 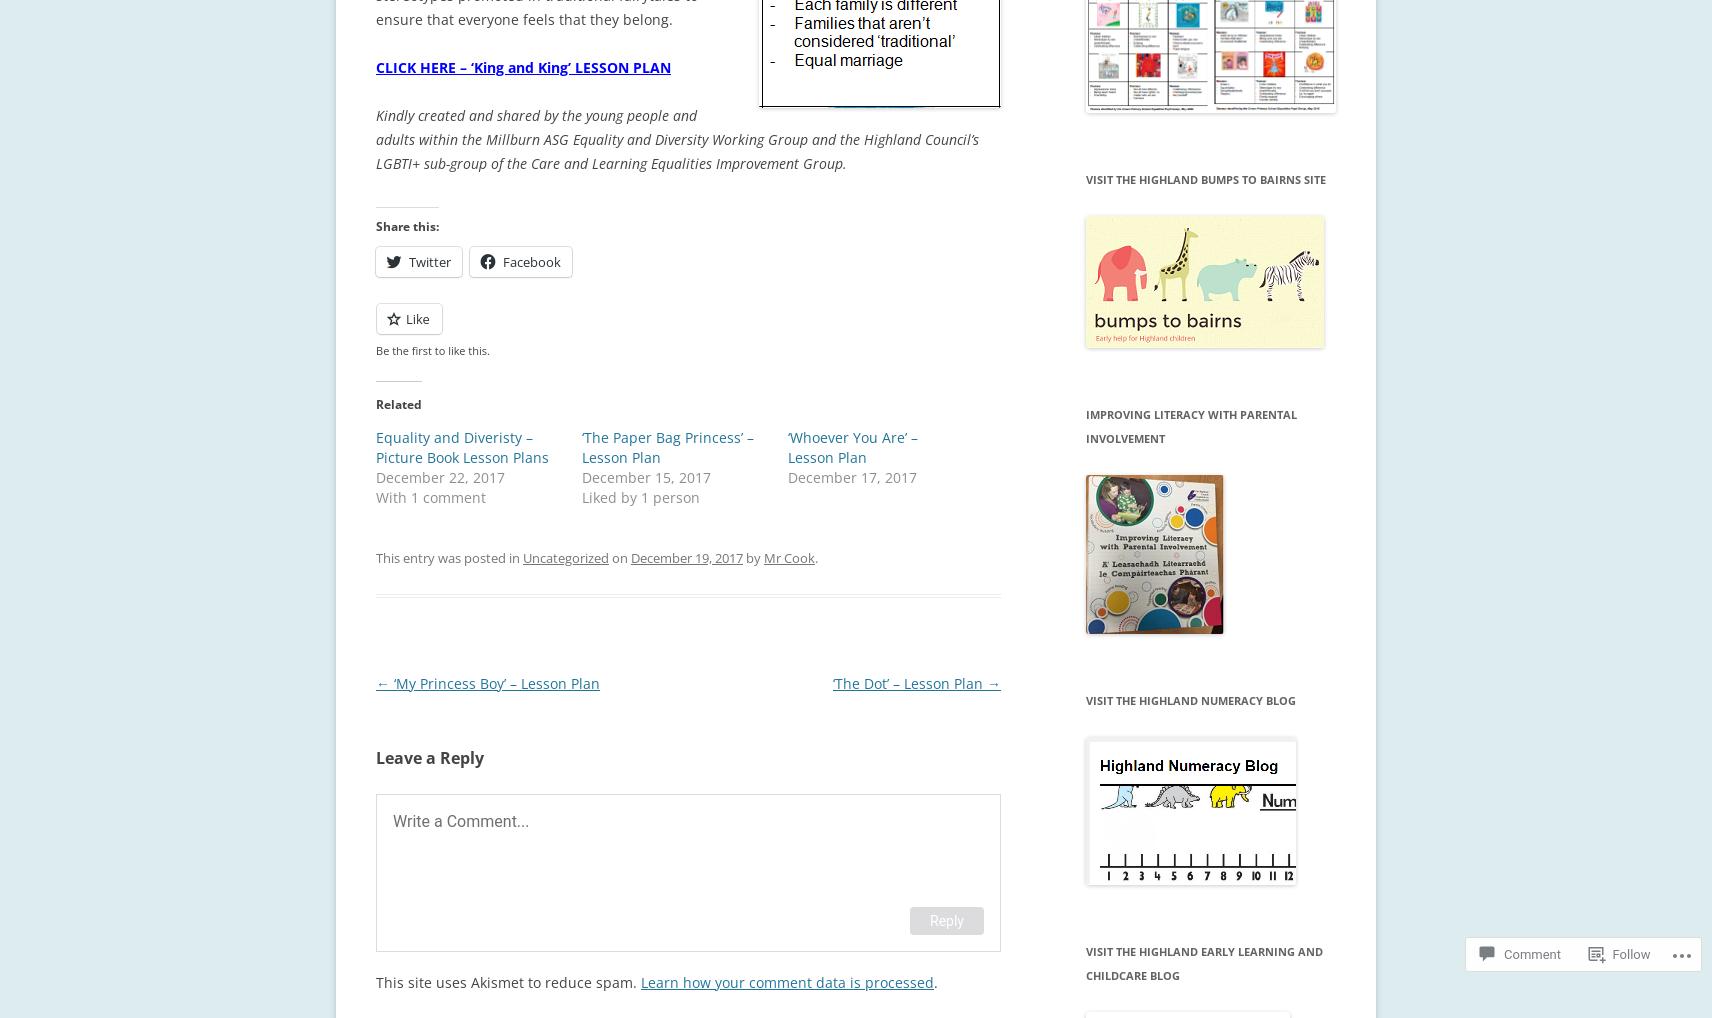 What do you see at coordinates (1532, 953) in the screenshot?
I see `'Comment'` at bounding box center [1532, 953].